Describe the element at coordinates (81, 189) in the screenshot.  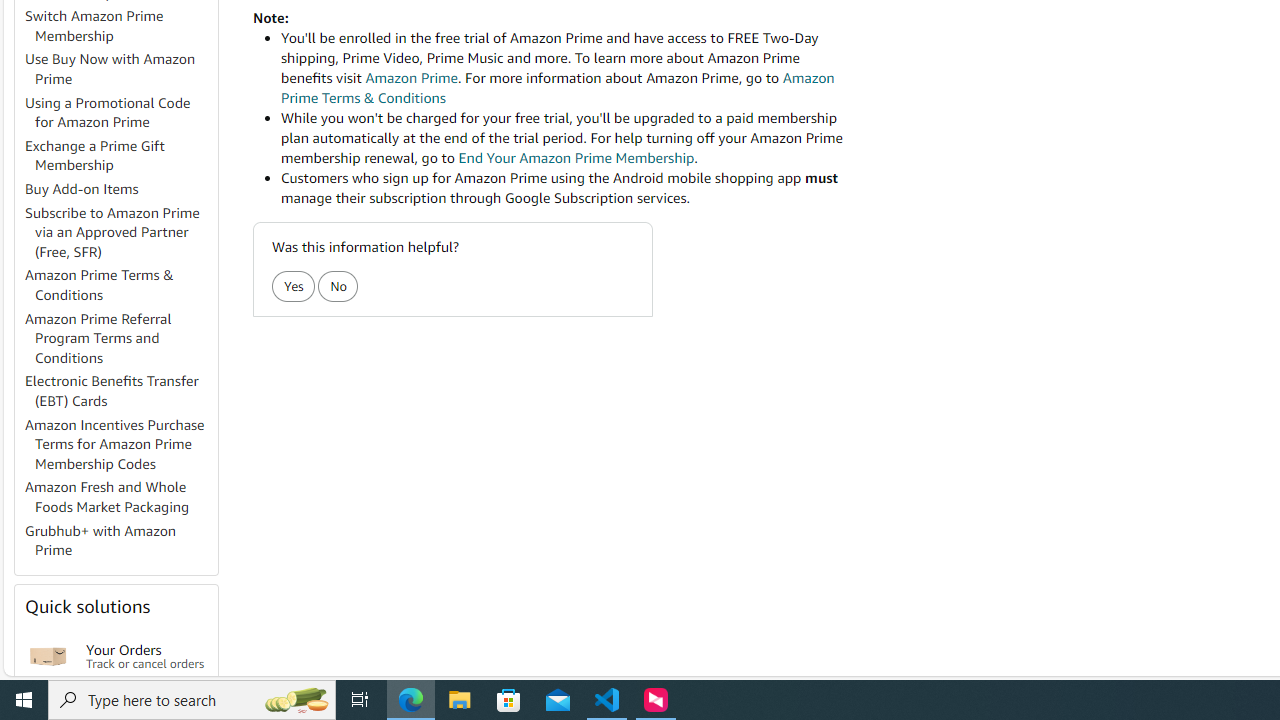
I see `'Buy Add-on Items'` at that location.